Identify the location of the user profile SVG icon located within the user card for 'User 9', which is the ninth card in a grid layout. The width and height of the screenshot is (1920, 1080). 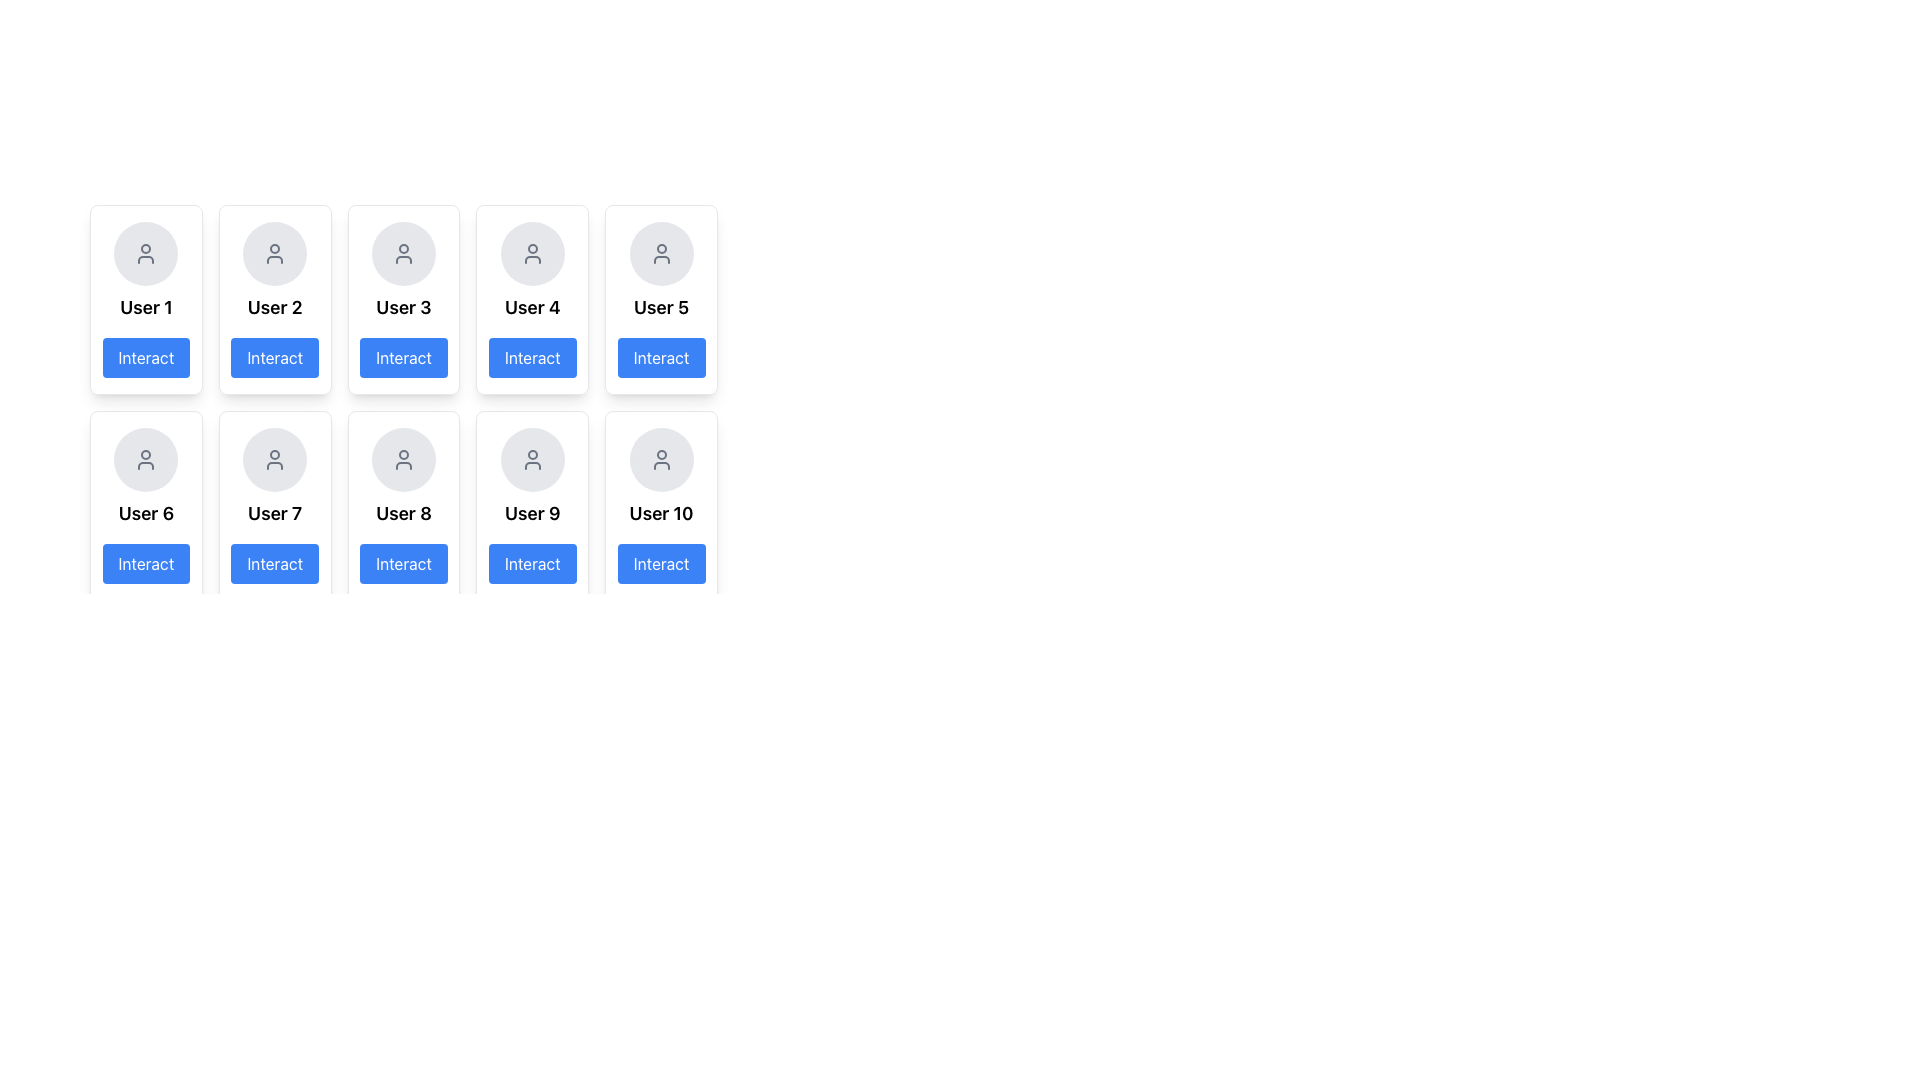
(532, 459).